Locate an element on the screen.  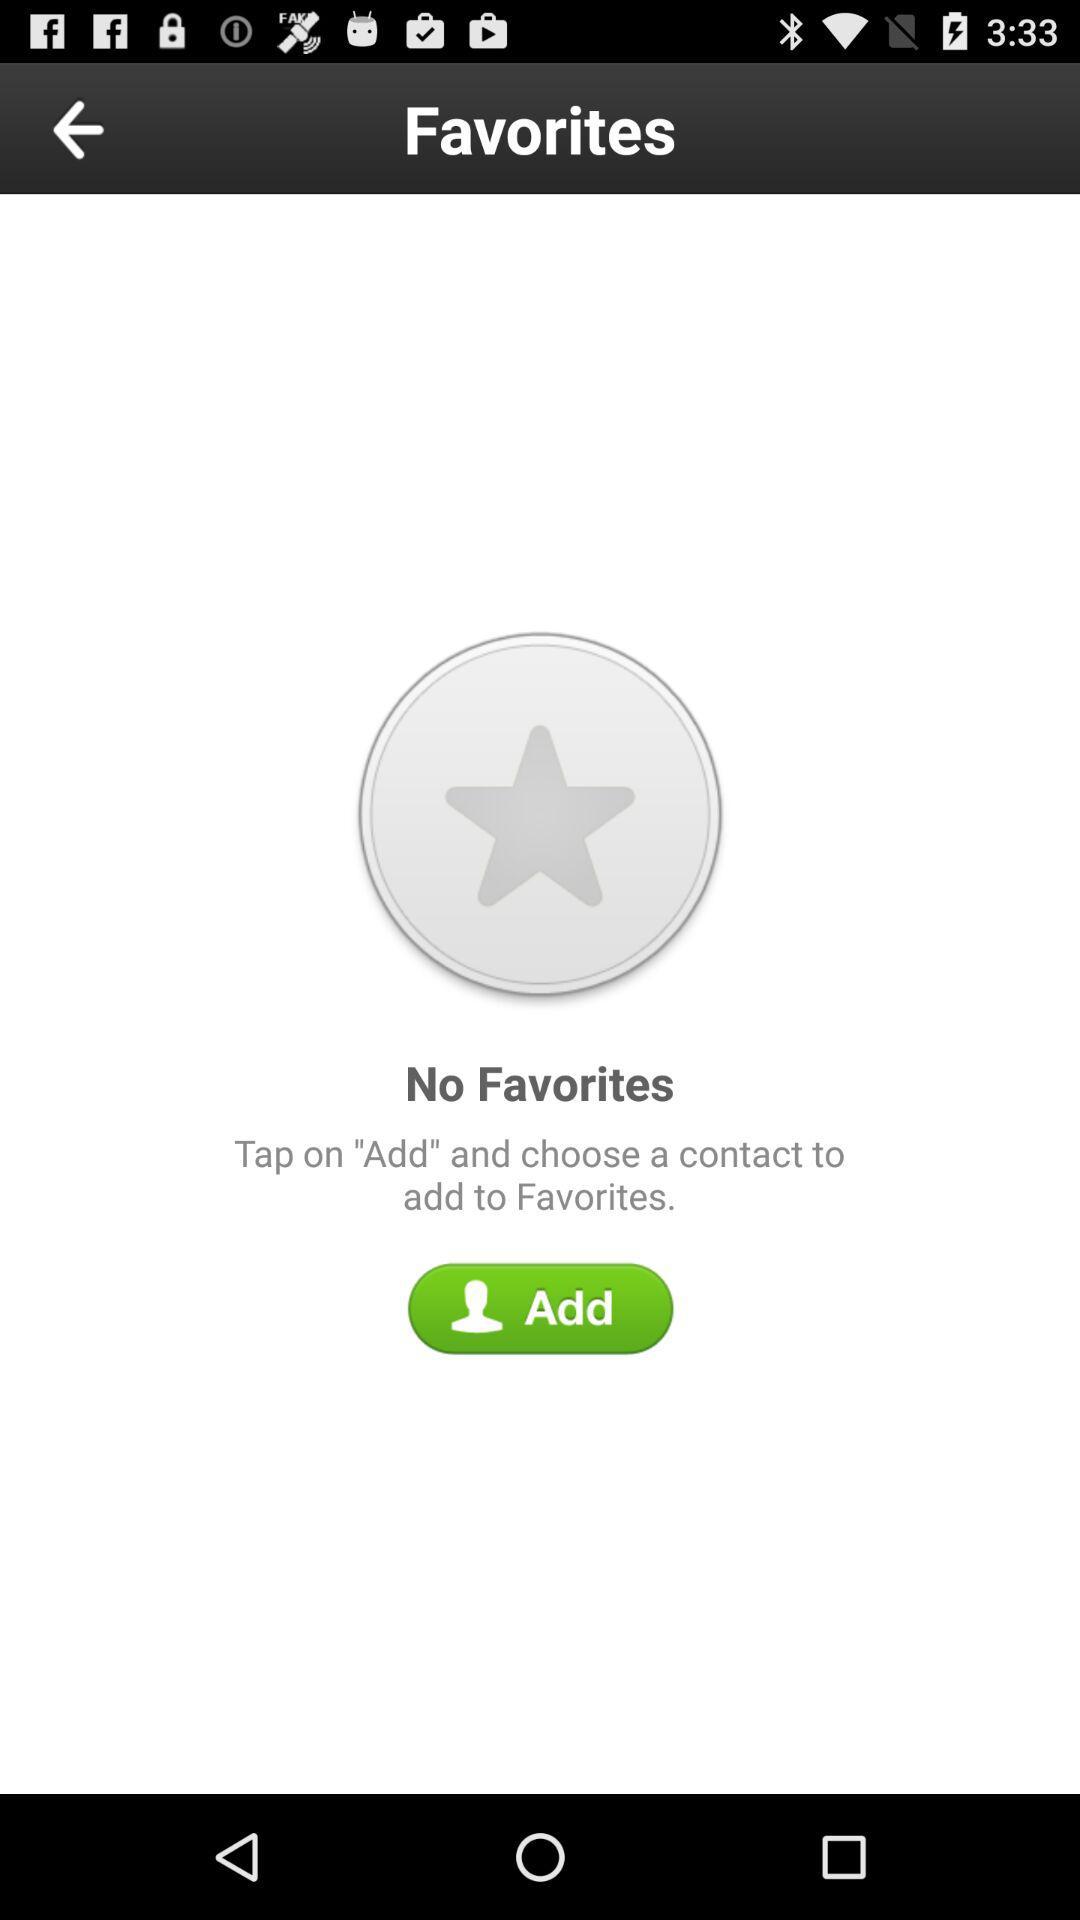
add option is located at coordinates (540, 1308).